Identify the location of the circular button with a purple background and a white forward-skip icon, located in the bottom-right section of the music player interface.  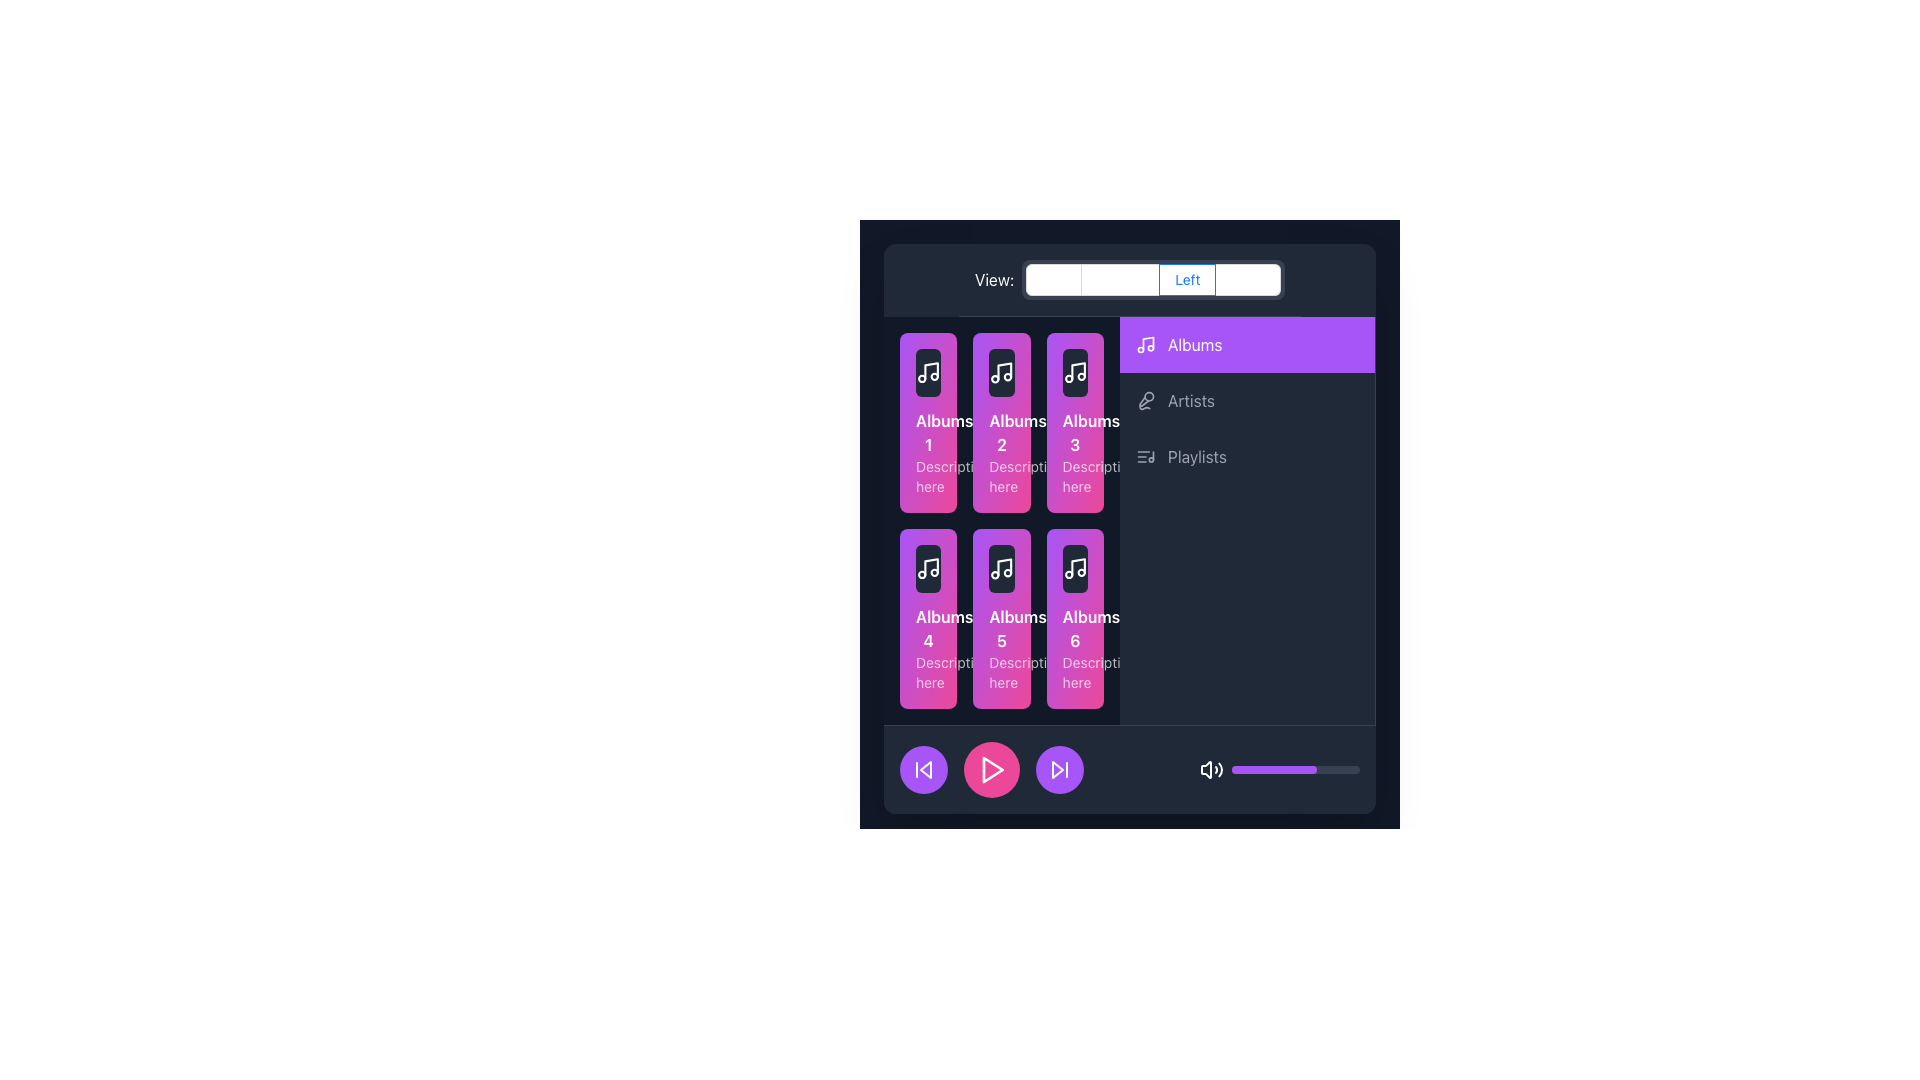
(1059, 769).